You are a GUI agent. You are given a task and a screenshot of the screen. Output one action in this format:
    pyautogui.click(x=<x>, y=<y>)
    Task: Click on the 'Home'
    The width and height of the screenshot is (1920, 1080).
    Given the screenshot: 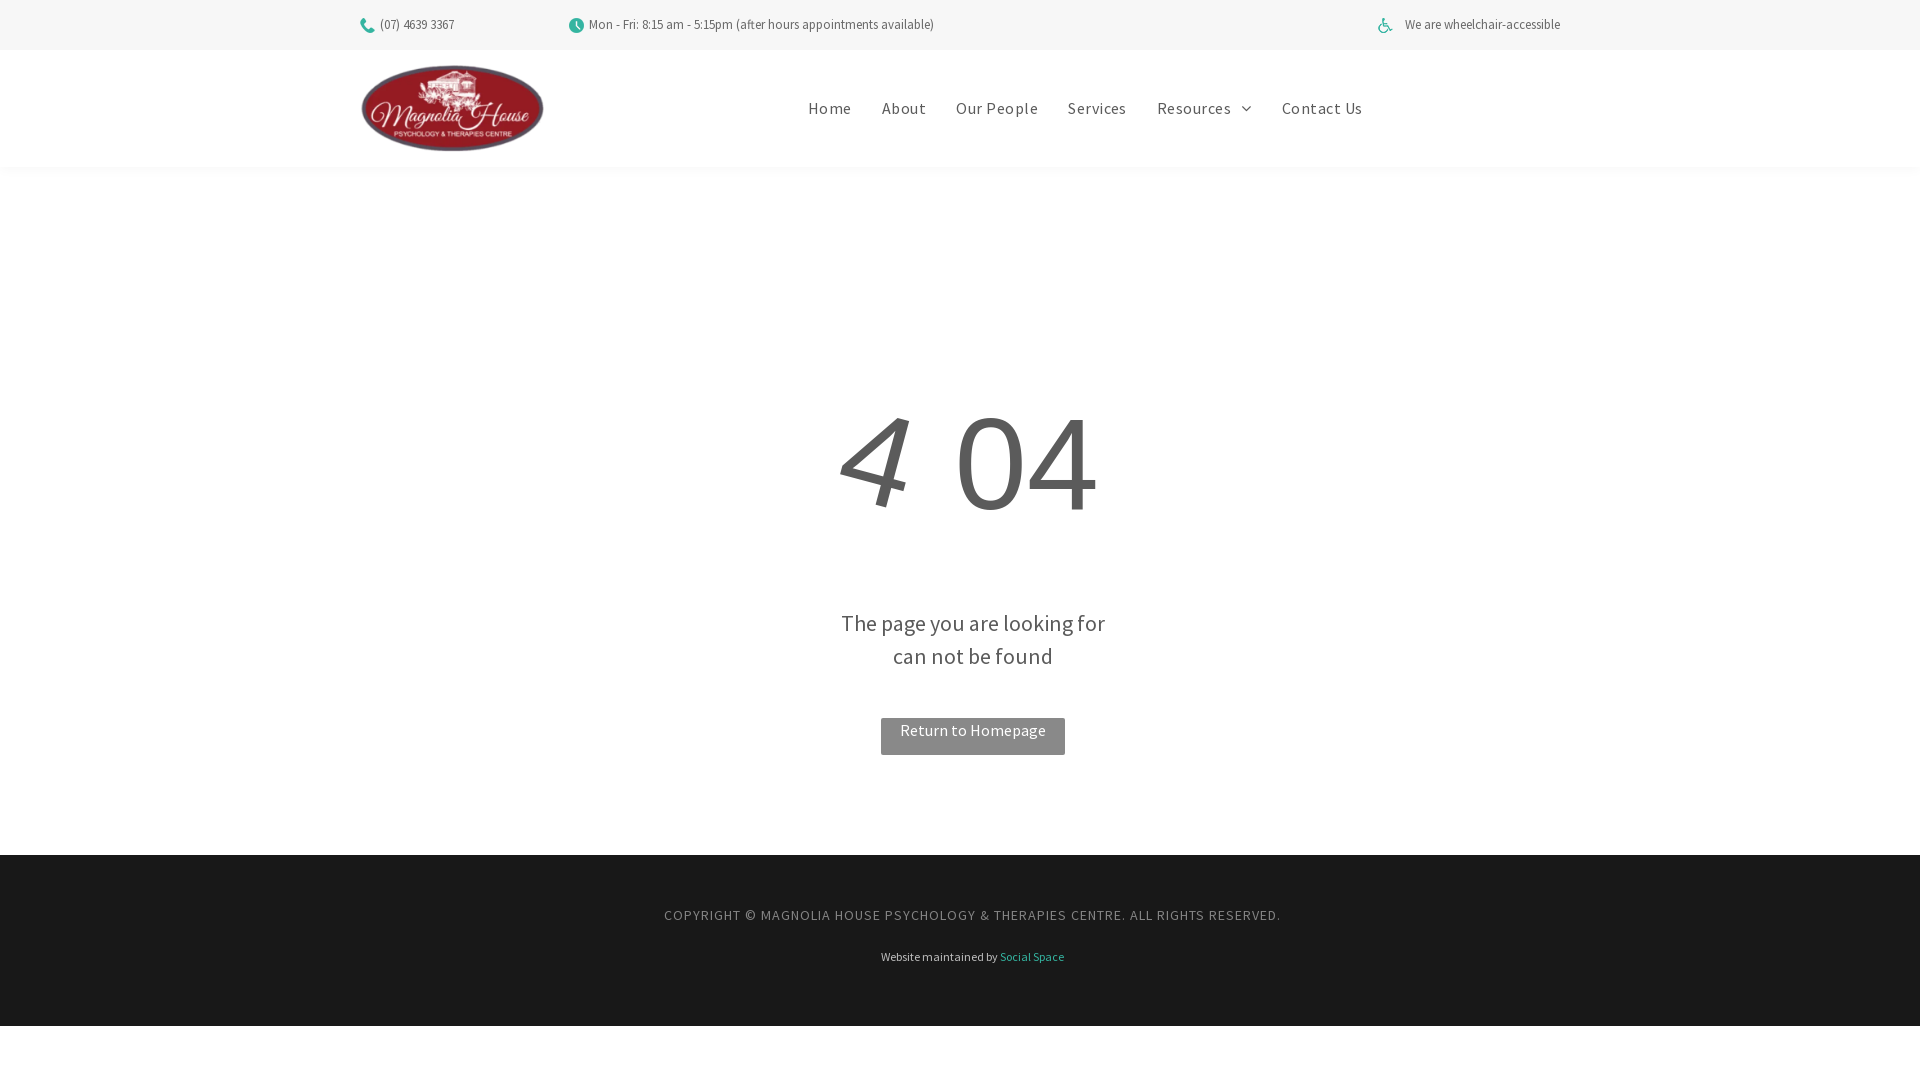 What is the action you would take?
    pyautogui.click(x=791, y=108)
    